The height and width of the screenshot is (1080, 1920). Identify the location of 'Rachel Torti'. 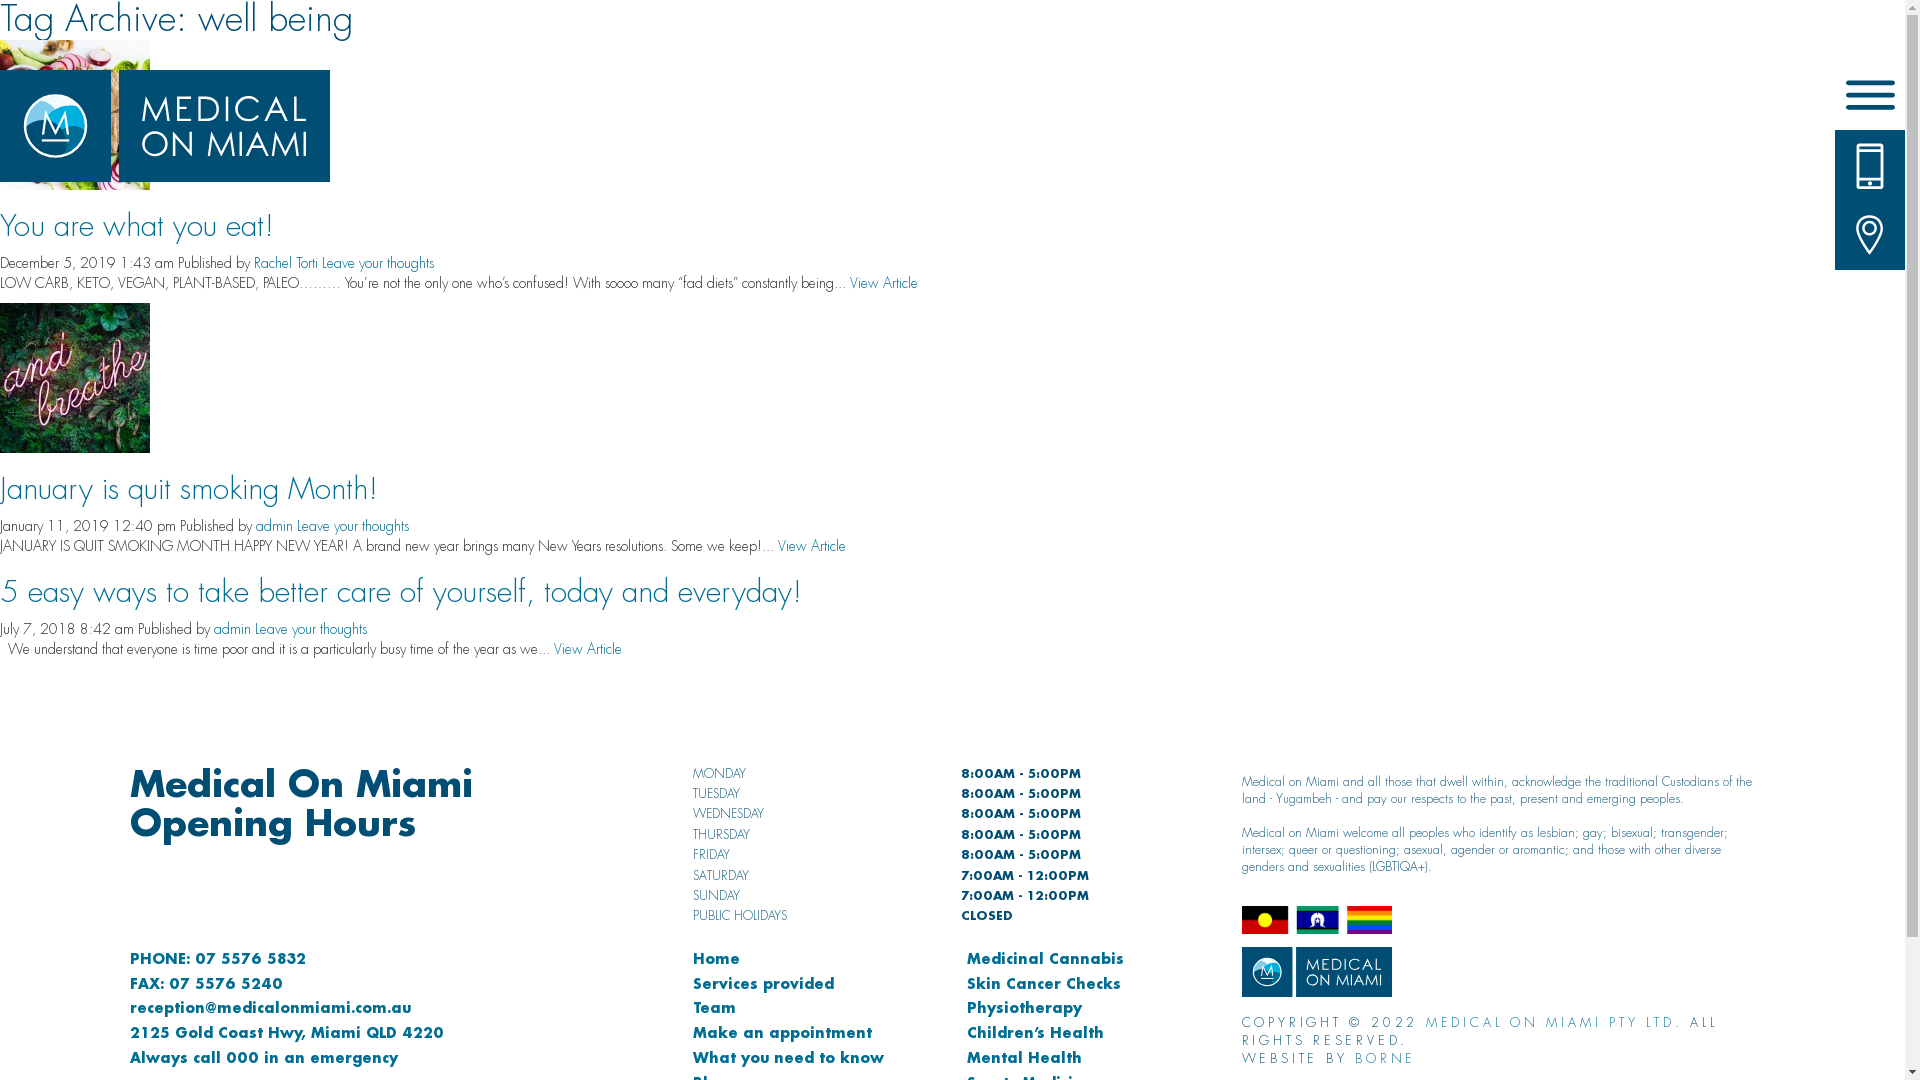
(285, 261).